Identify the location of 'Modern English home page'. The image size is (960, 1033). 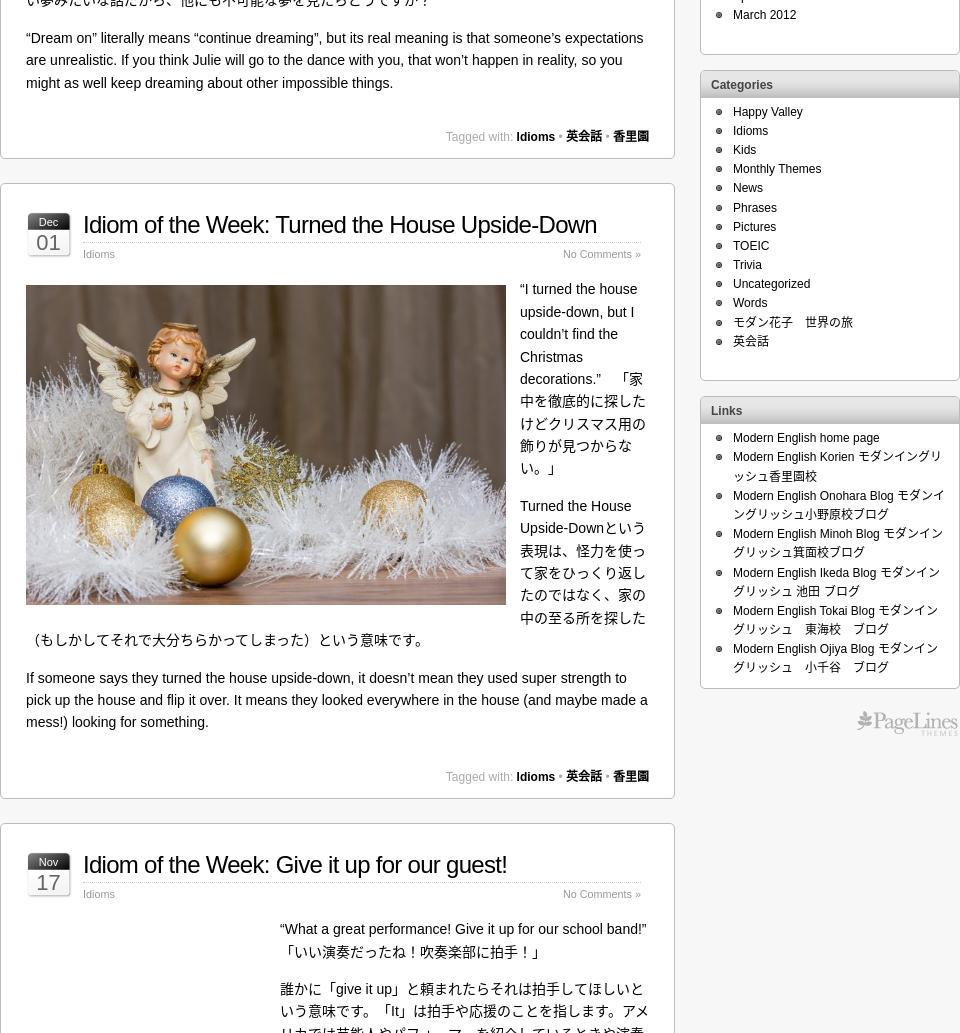
(806, 437).